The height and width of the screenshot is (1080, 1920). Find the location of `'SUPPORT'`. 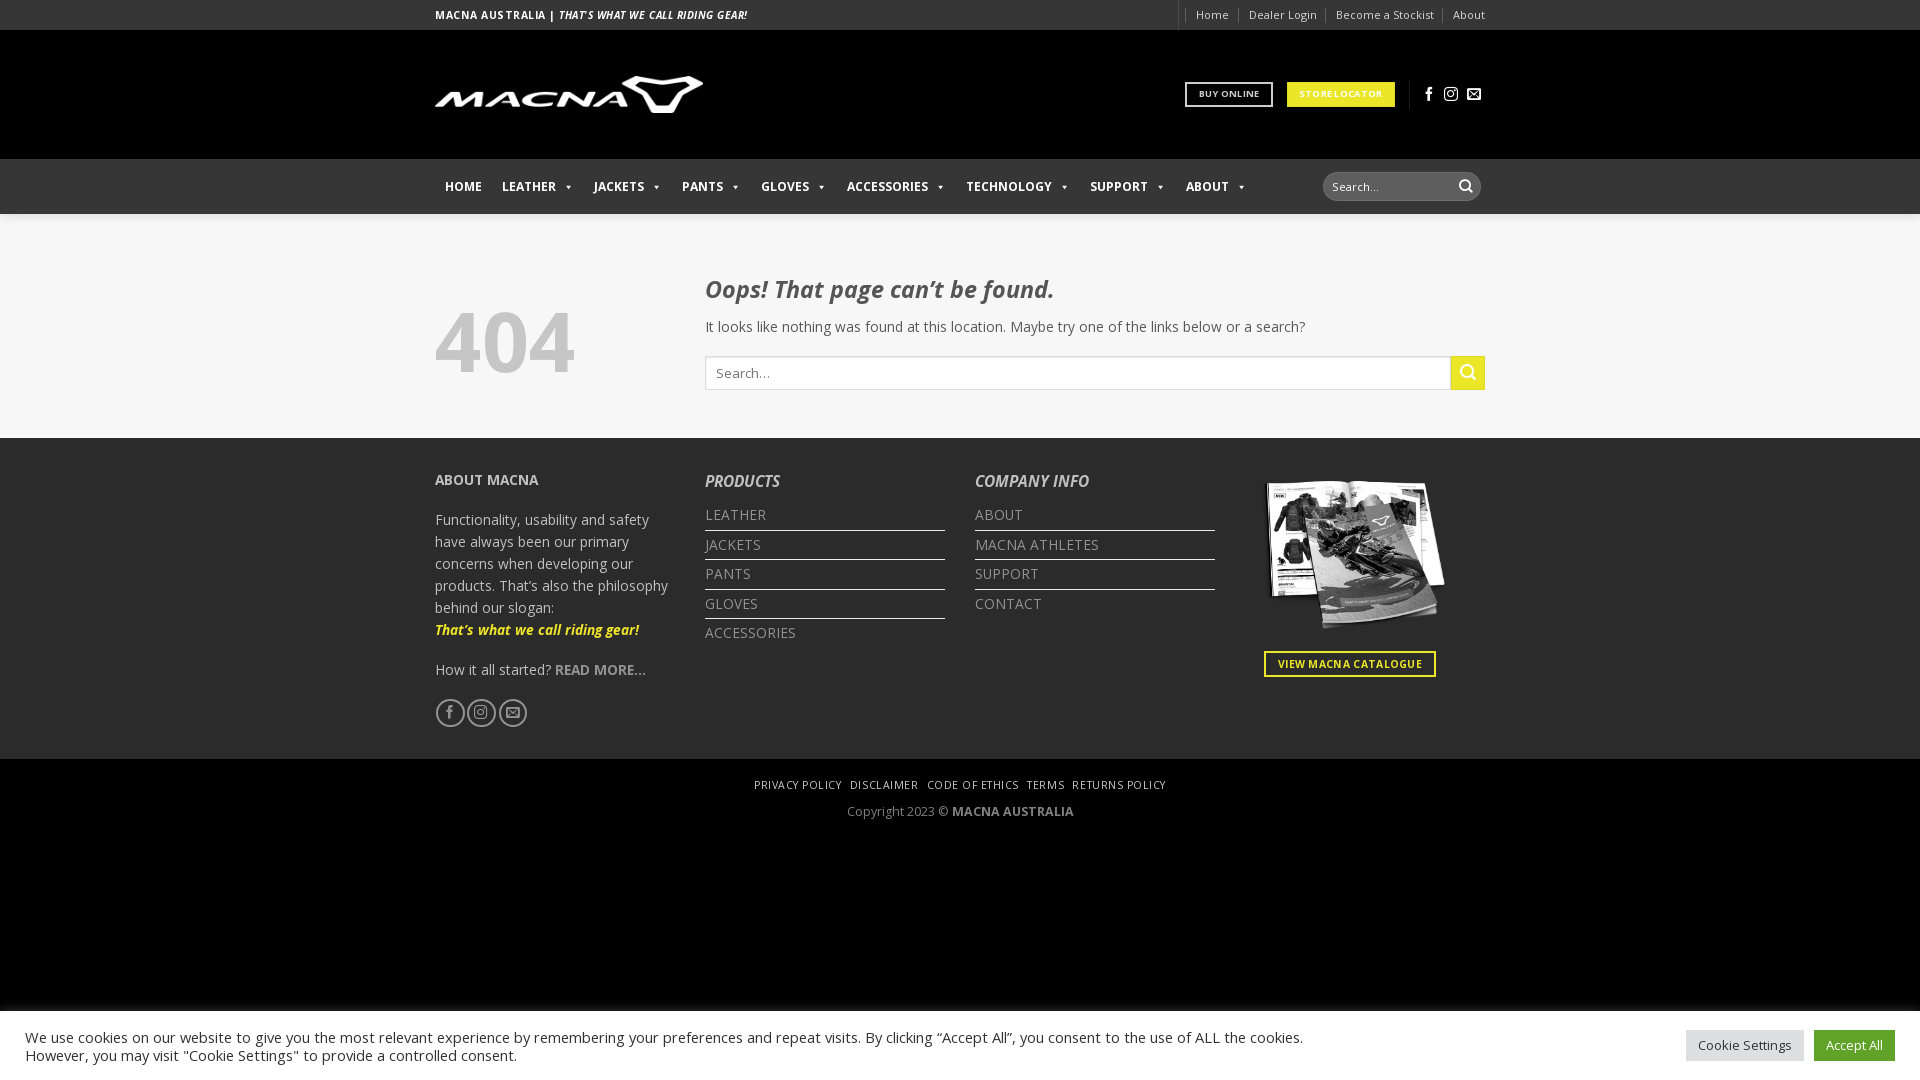

'SUPPORT' is located at coordinates (1128, 185).